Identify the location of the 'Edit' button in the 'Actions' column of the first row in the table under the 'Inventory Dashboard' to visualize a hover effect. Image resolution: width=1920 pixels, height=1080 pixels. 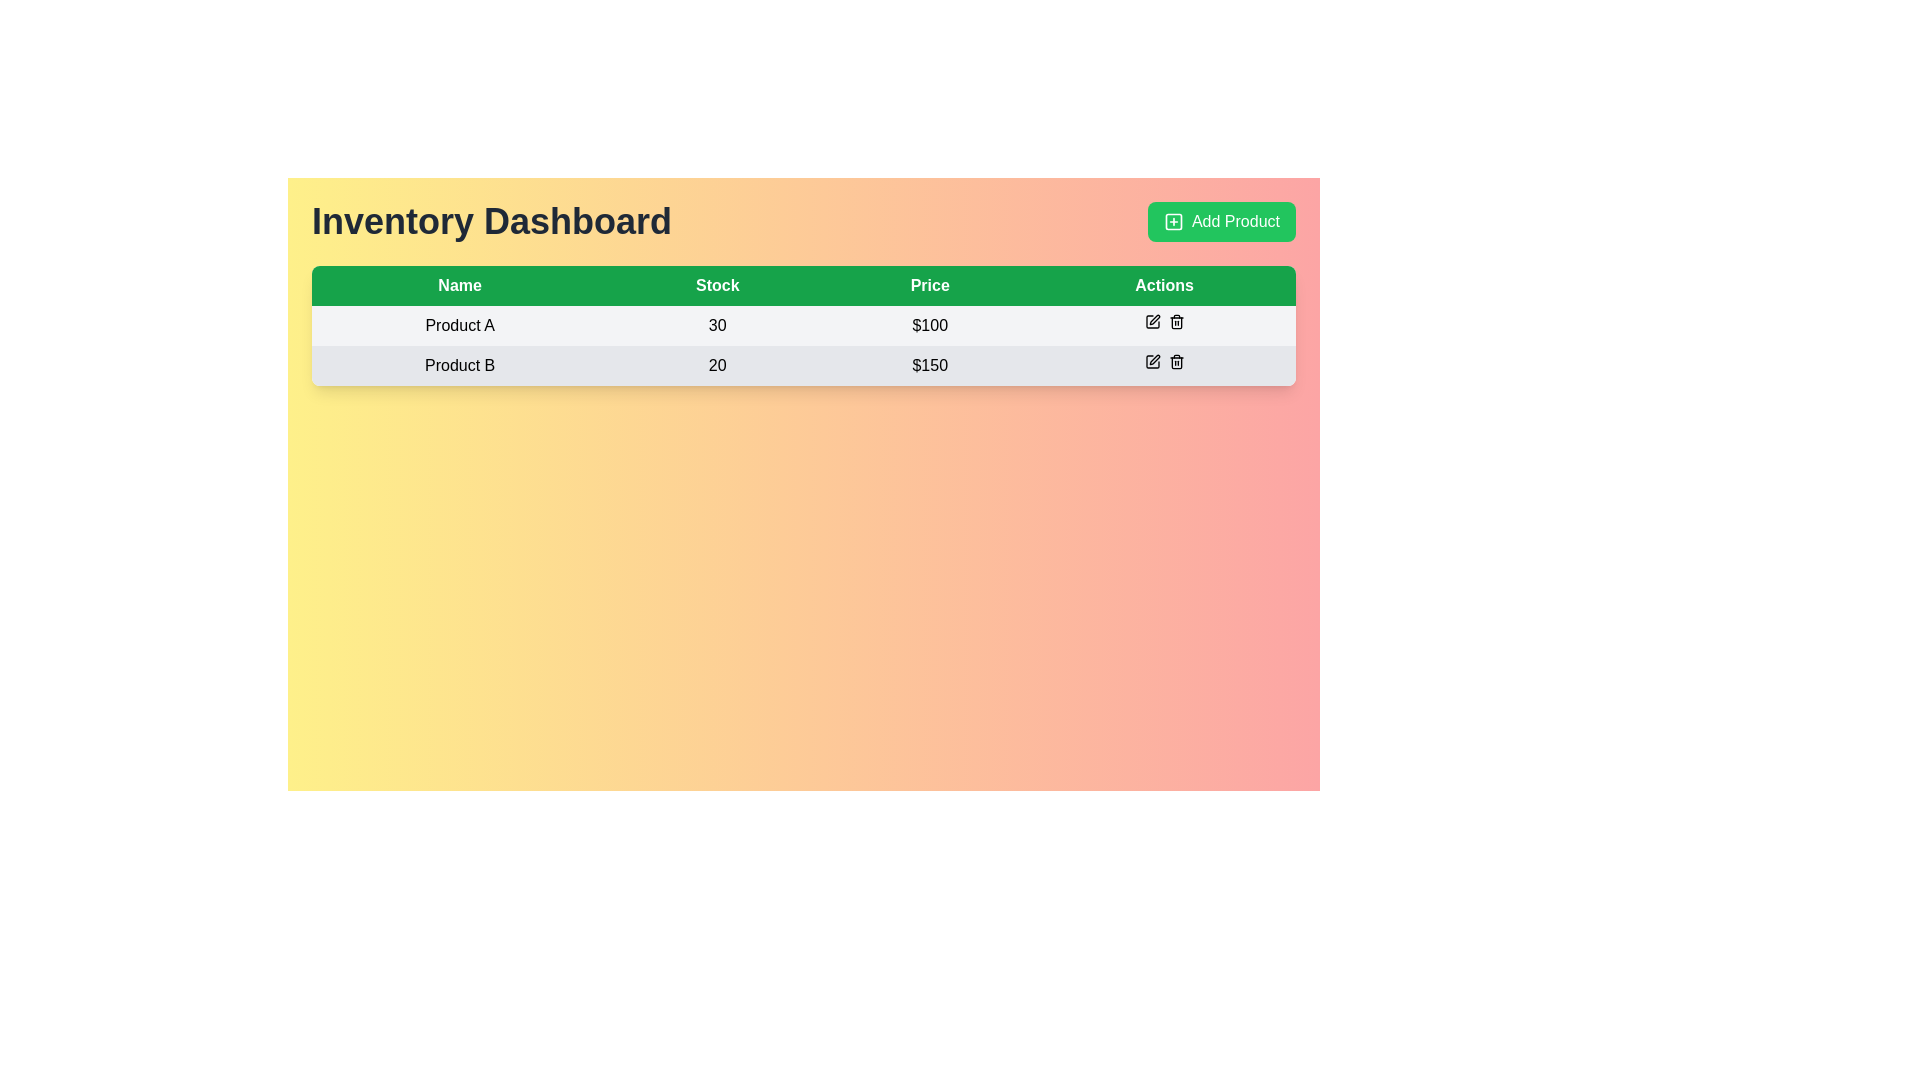
(1152, 320).